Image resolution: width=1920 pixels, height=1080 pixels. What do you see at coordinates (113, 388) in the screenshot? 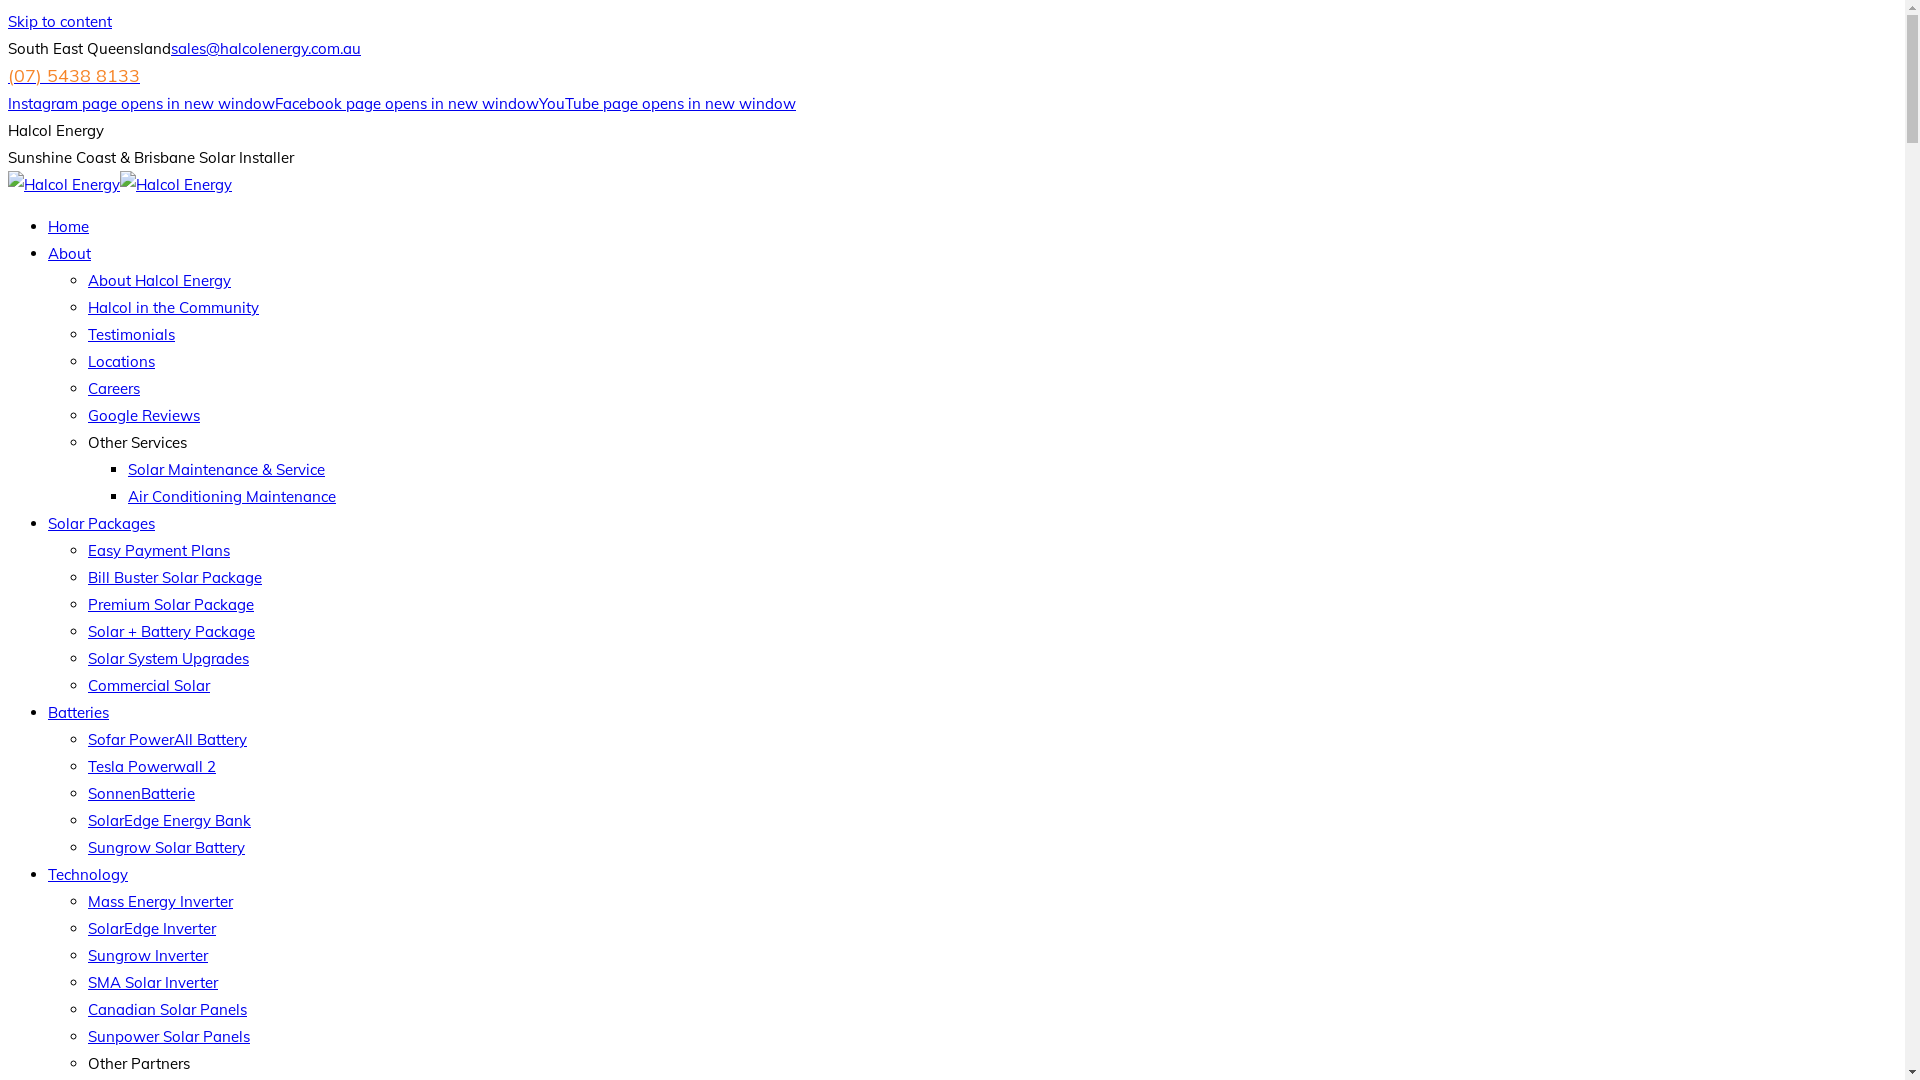
I see `'Careers'` at bounding box center [113, 388].